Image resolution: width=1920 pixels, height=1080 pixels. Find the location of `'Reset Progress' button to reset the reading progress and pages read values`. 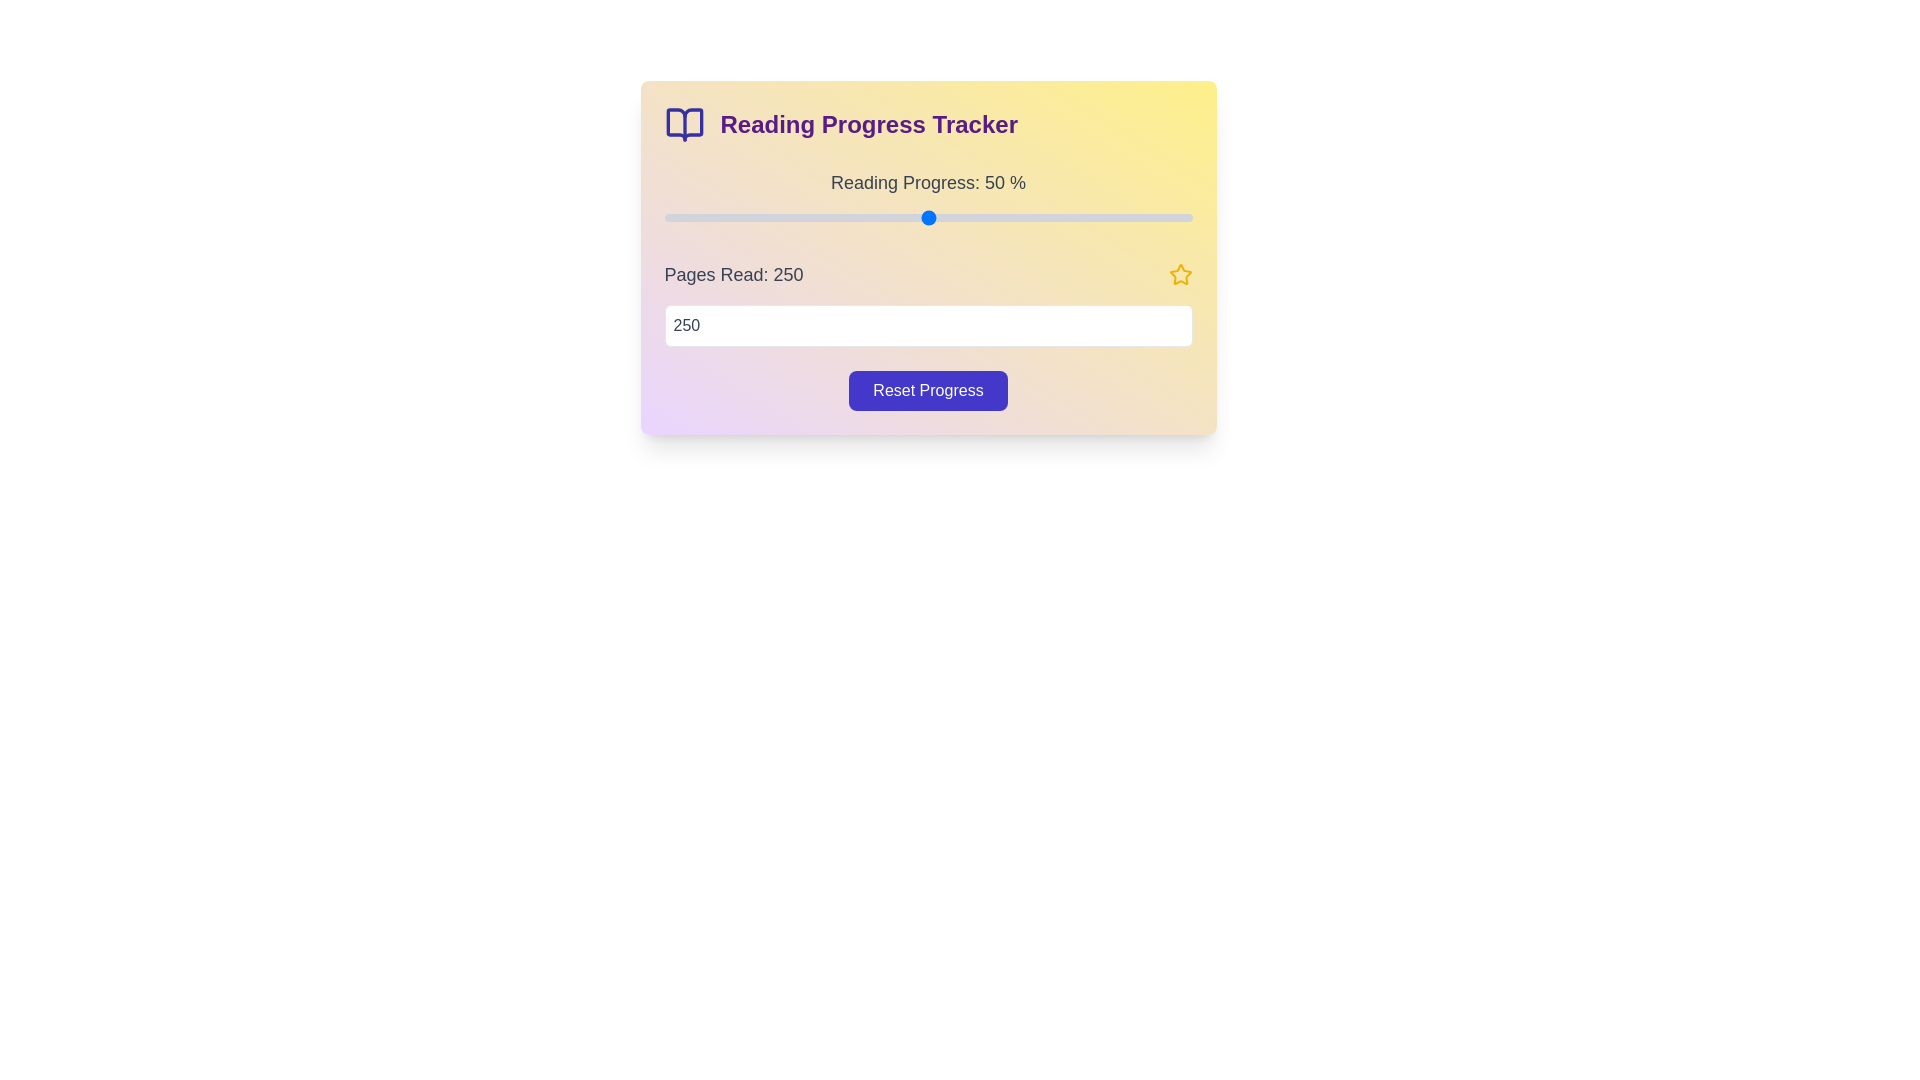

'Reset Progress' button to reset the reading progress and pages read values is located at coordinates (927, 390).